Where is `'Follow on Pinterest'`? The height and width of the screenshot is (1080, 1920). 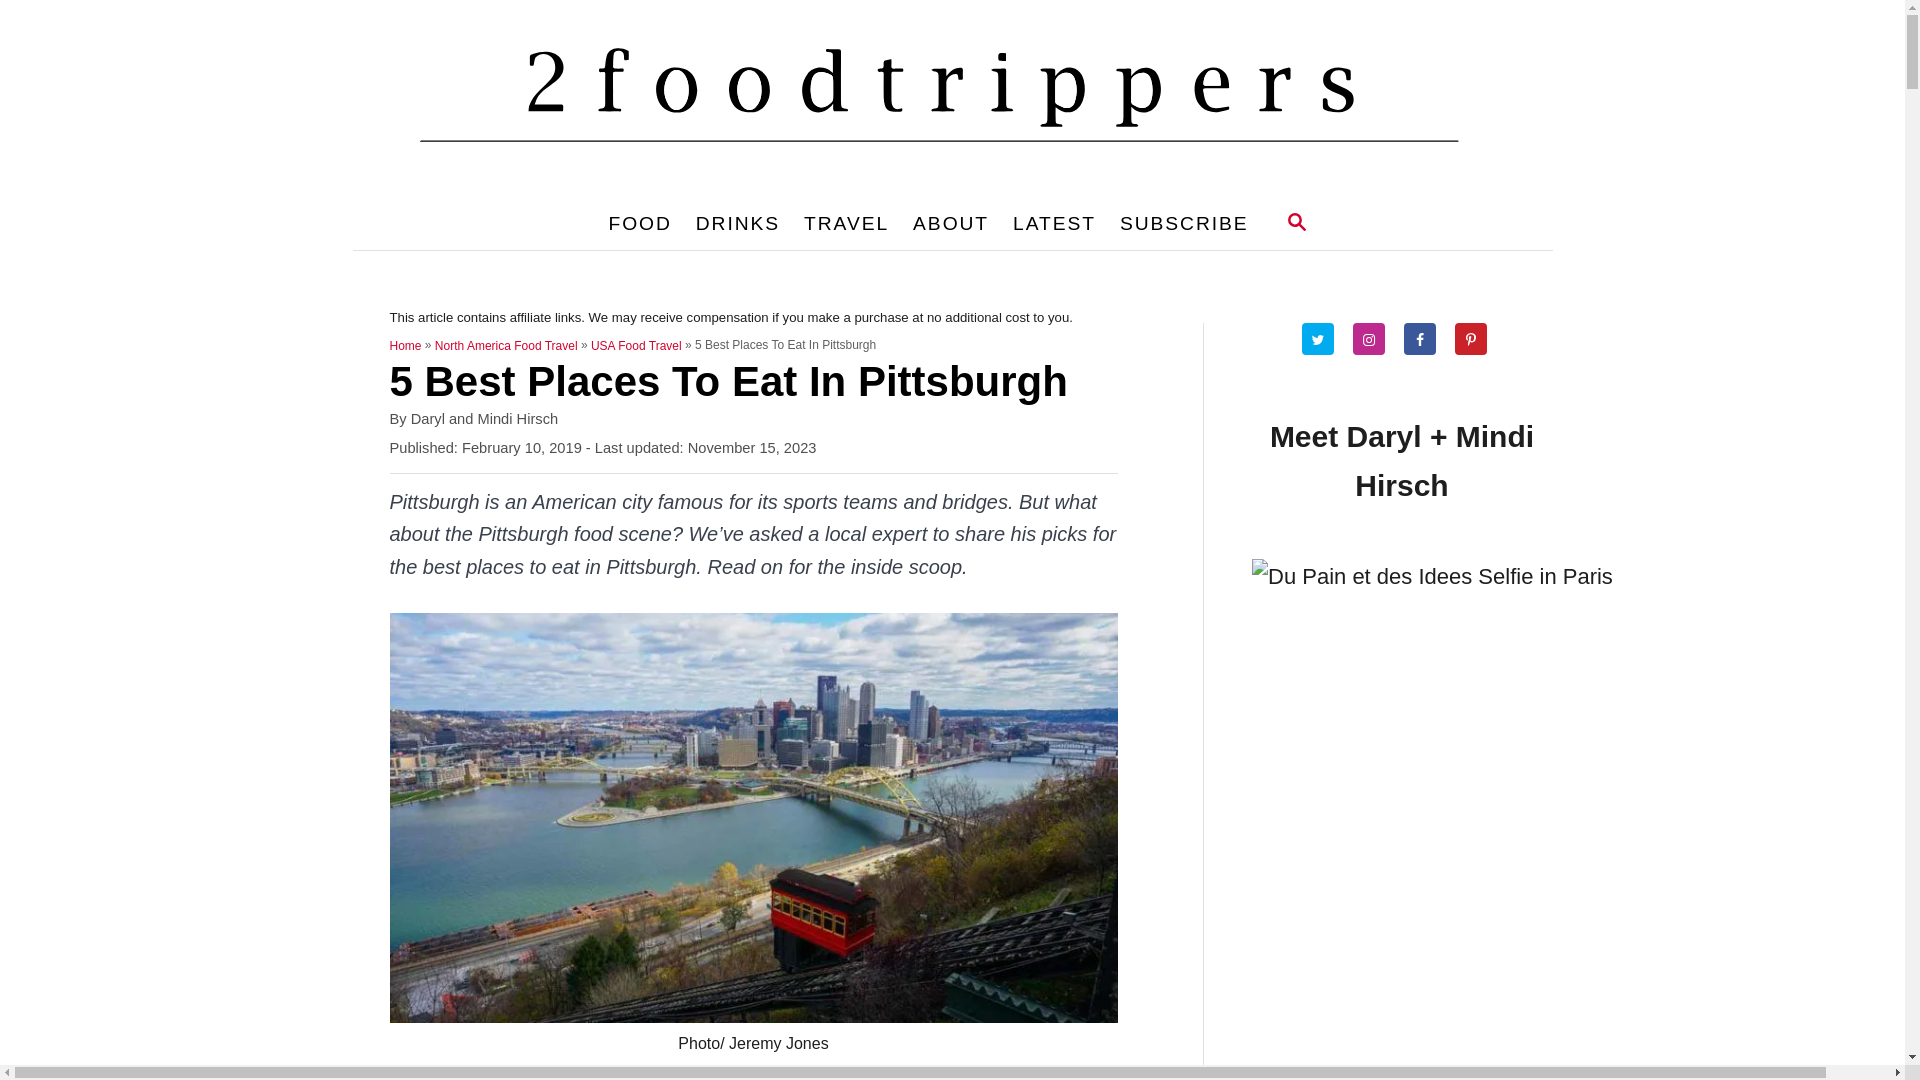 'Follow on Pinterest' is located at coordinates (1478, 338).